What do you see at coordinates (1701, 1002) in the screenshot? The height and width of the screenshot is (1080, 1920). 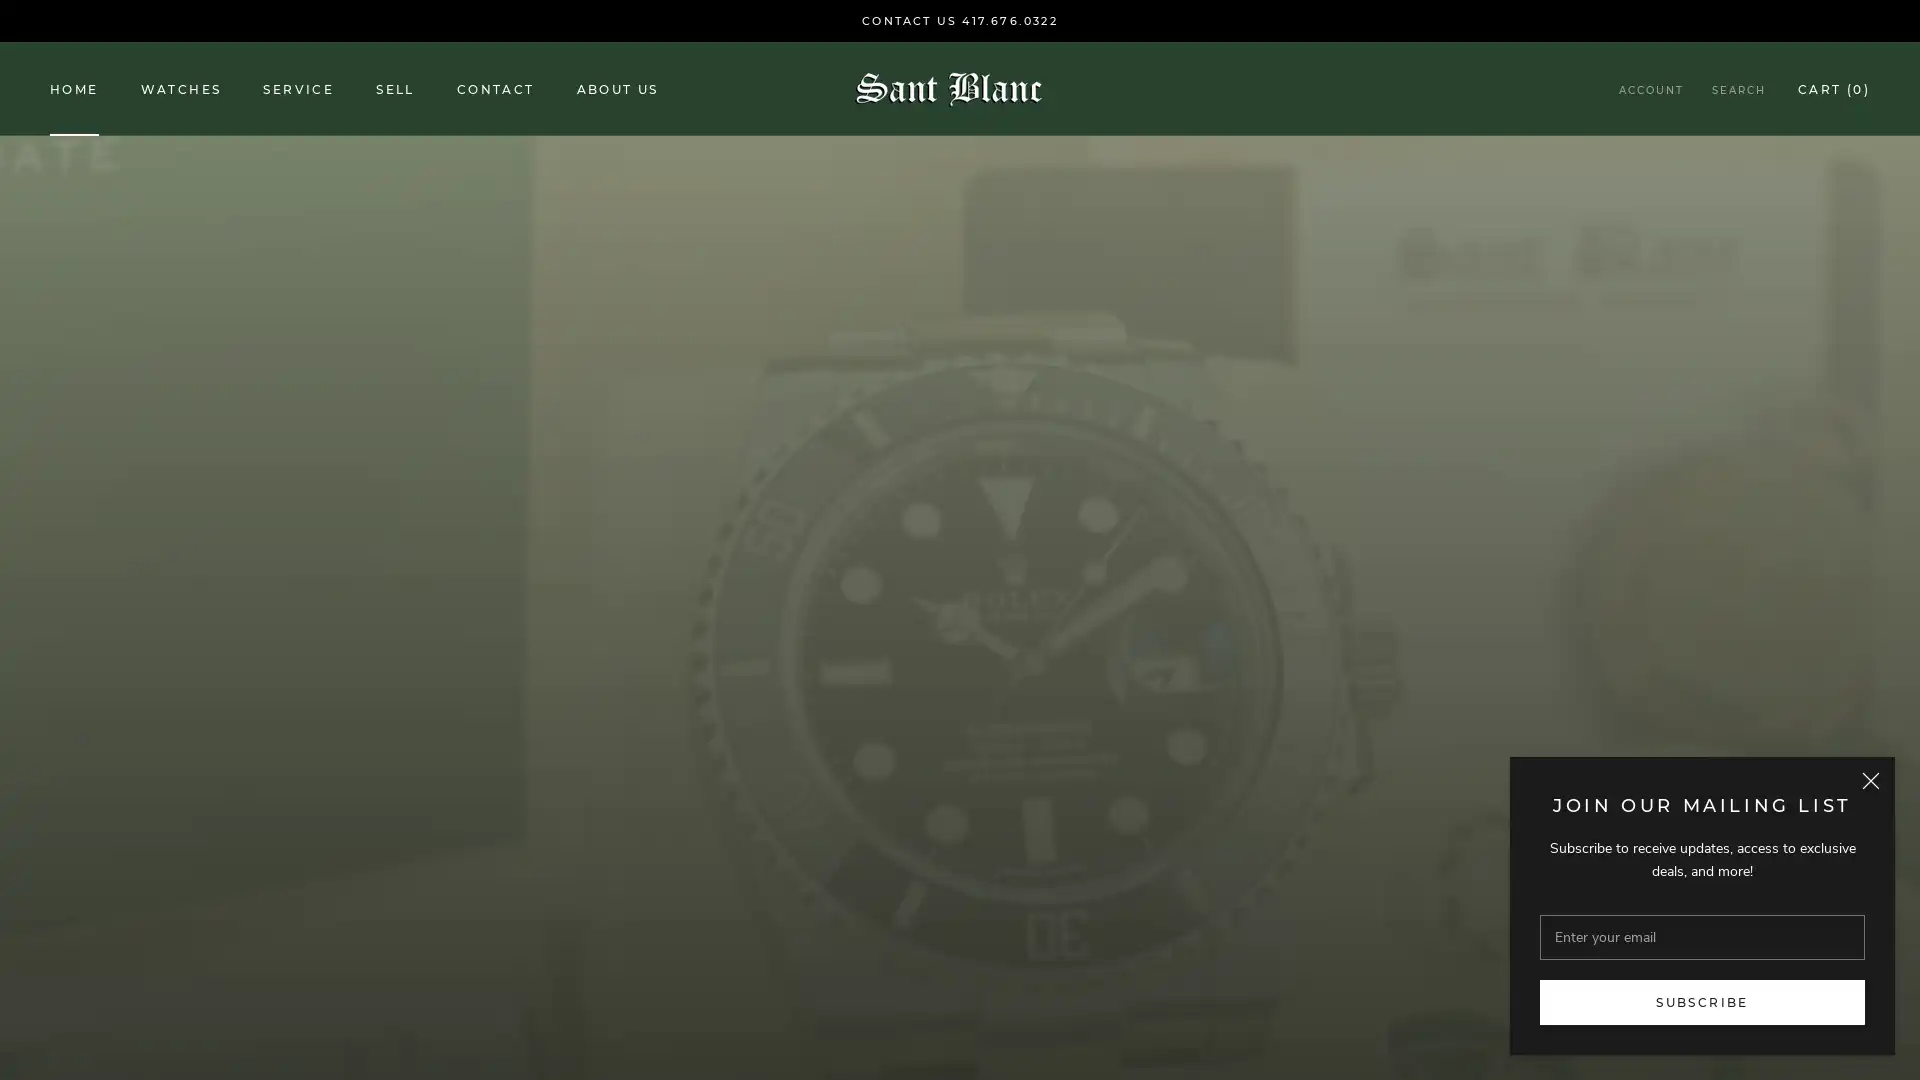 I see `SUBSCRIBE` at bounding box center [1701, 1002].